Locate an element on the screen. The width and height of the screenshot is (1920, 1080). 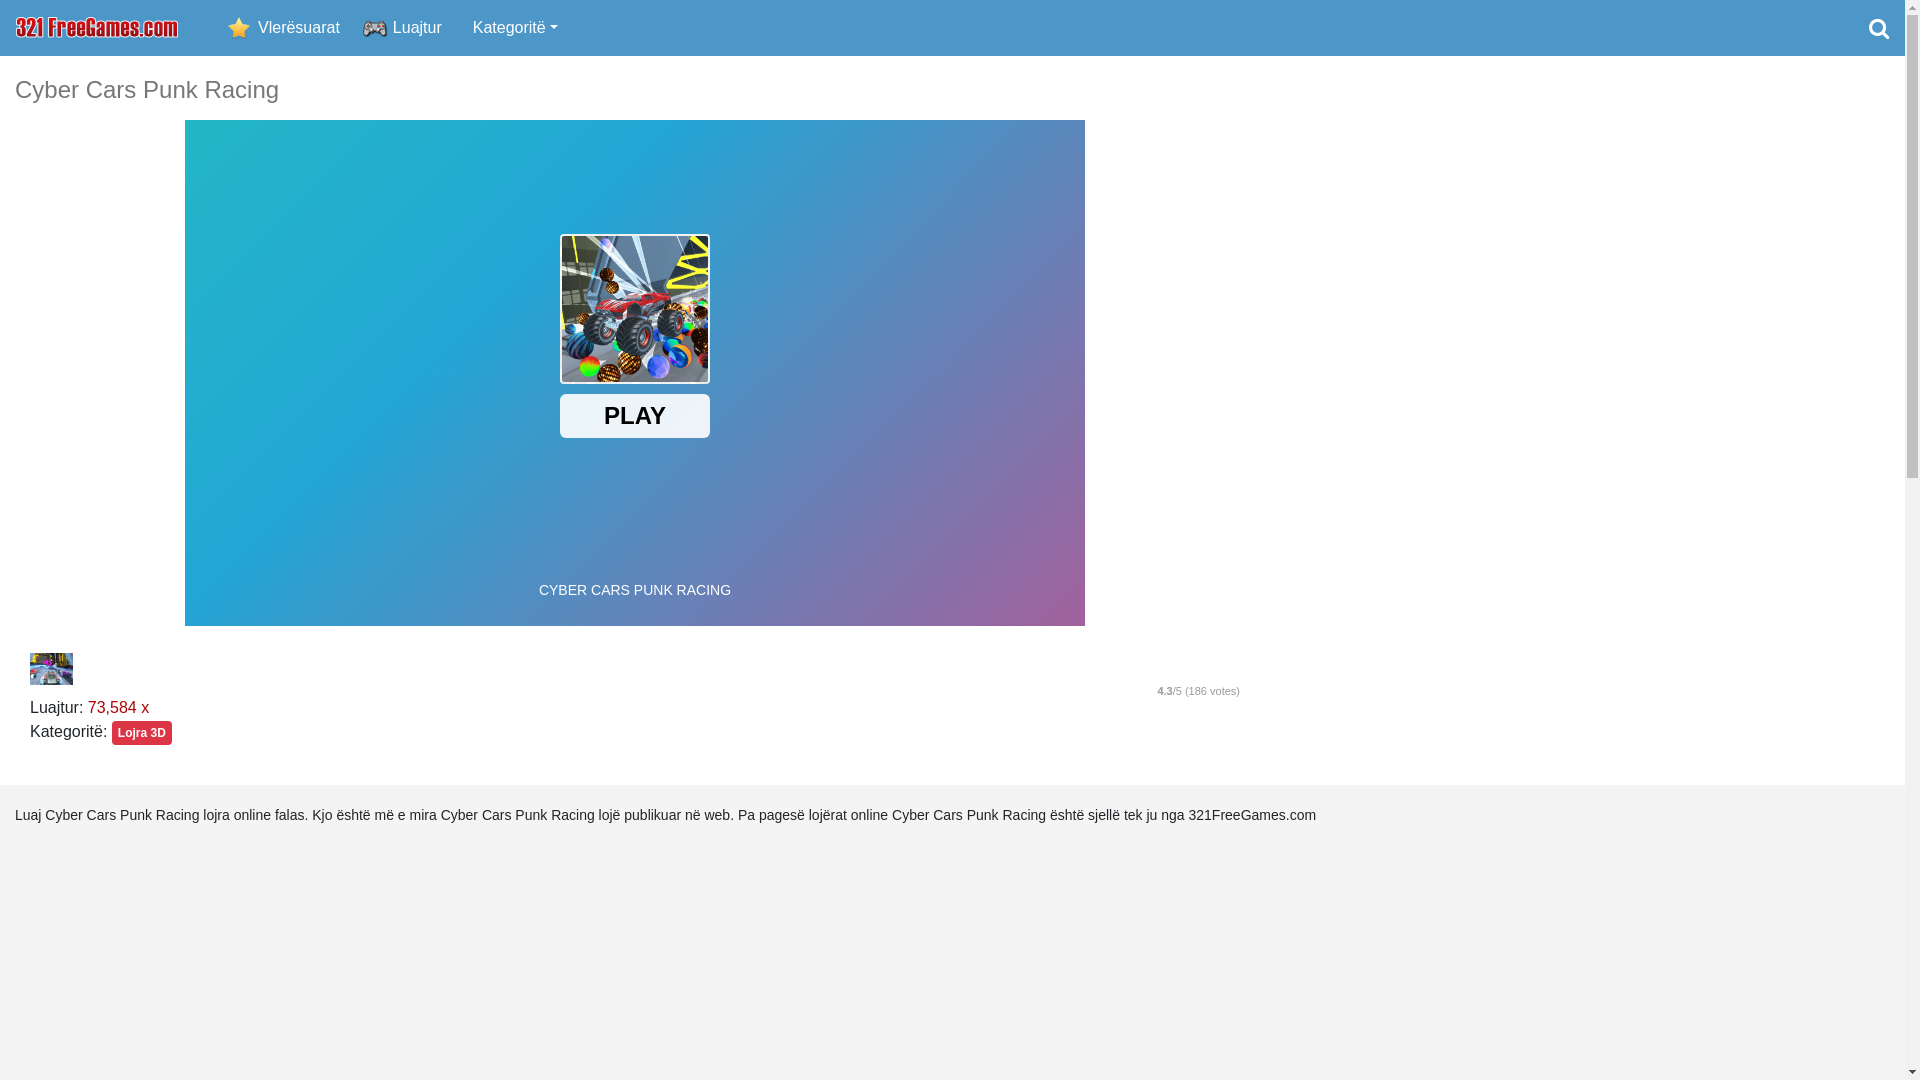
'Lojra 3D' is located at coordinates (141, 732).